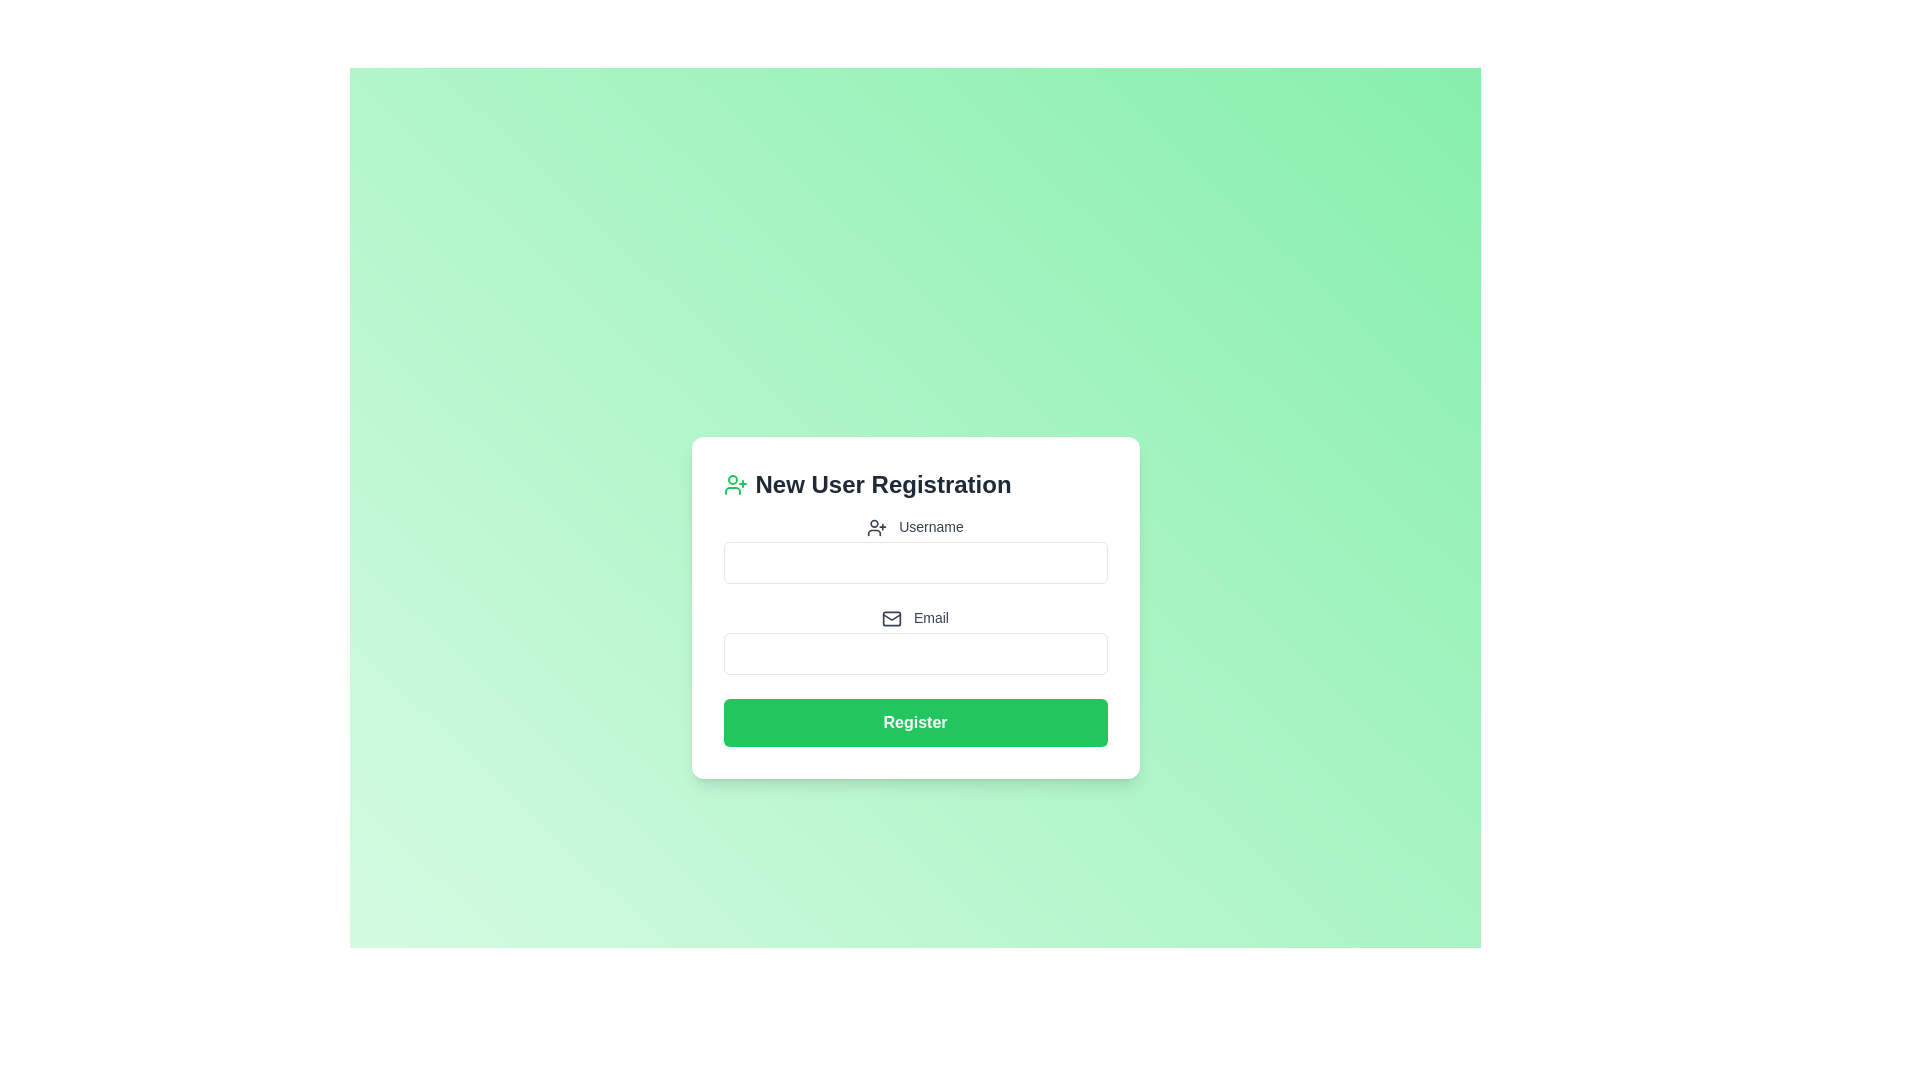 This screenshot has width=1920, height=1080. I want to click on the email input field icon, which is visually associated with the label 'Email' and located to the left of it in the second row of the form, so click(891, 618).